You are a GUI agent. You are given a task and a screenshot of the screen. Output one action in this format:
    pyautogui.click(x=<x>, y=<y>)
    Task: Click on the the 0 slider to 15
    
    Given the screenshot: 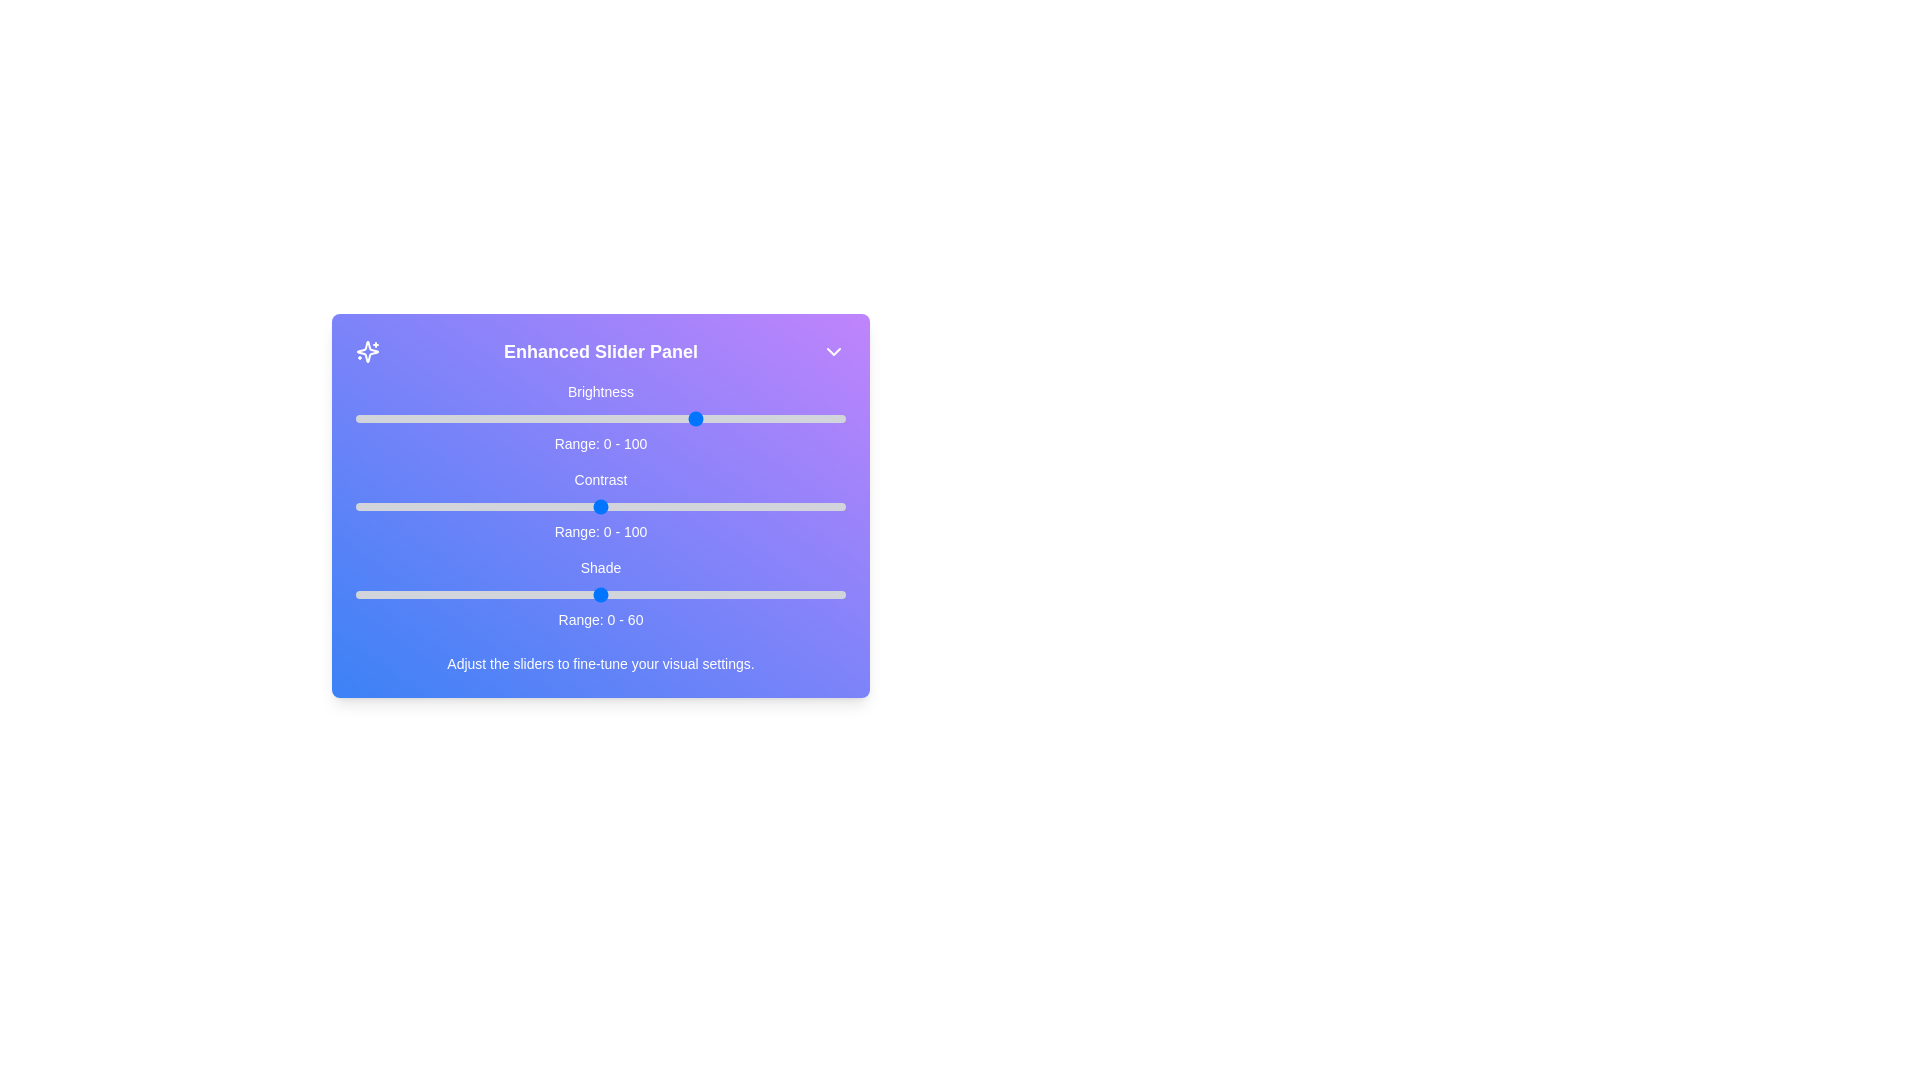 What is the action you would take?
    pyautogui.click(x=428, y=418)
    